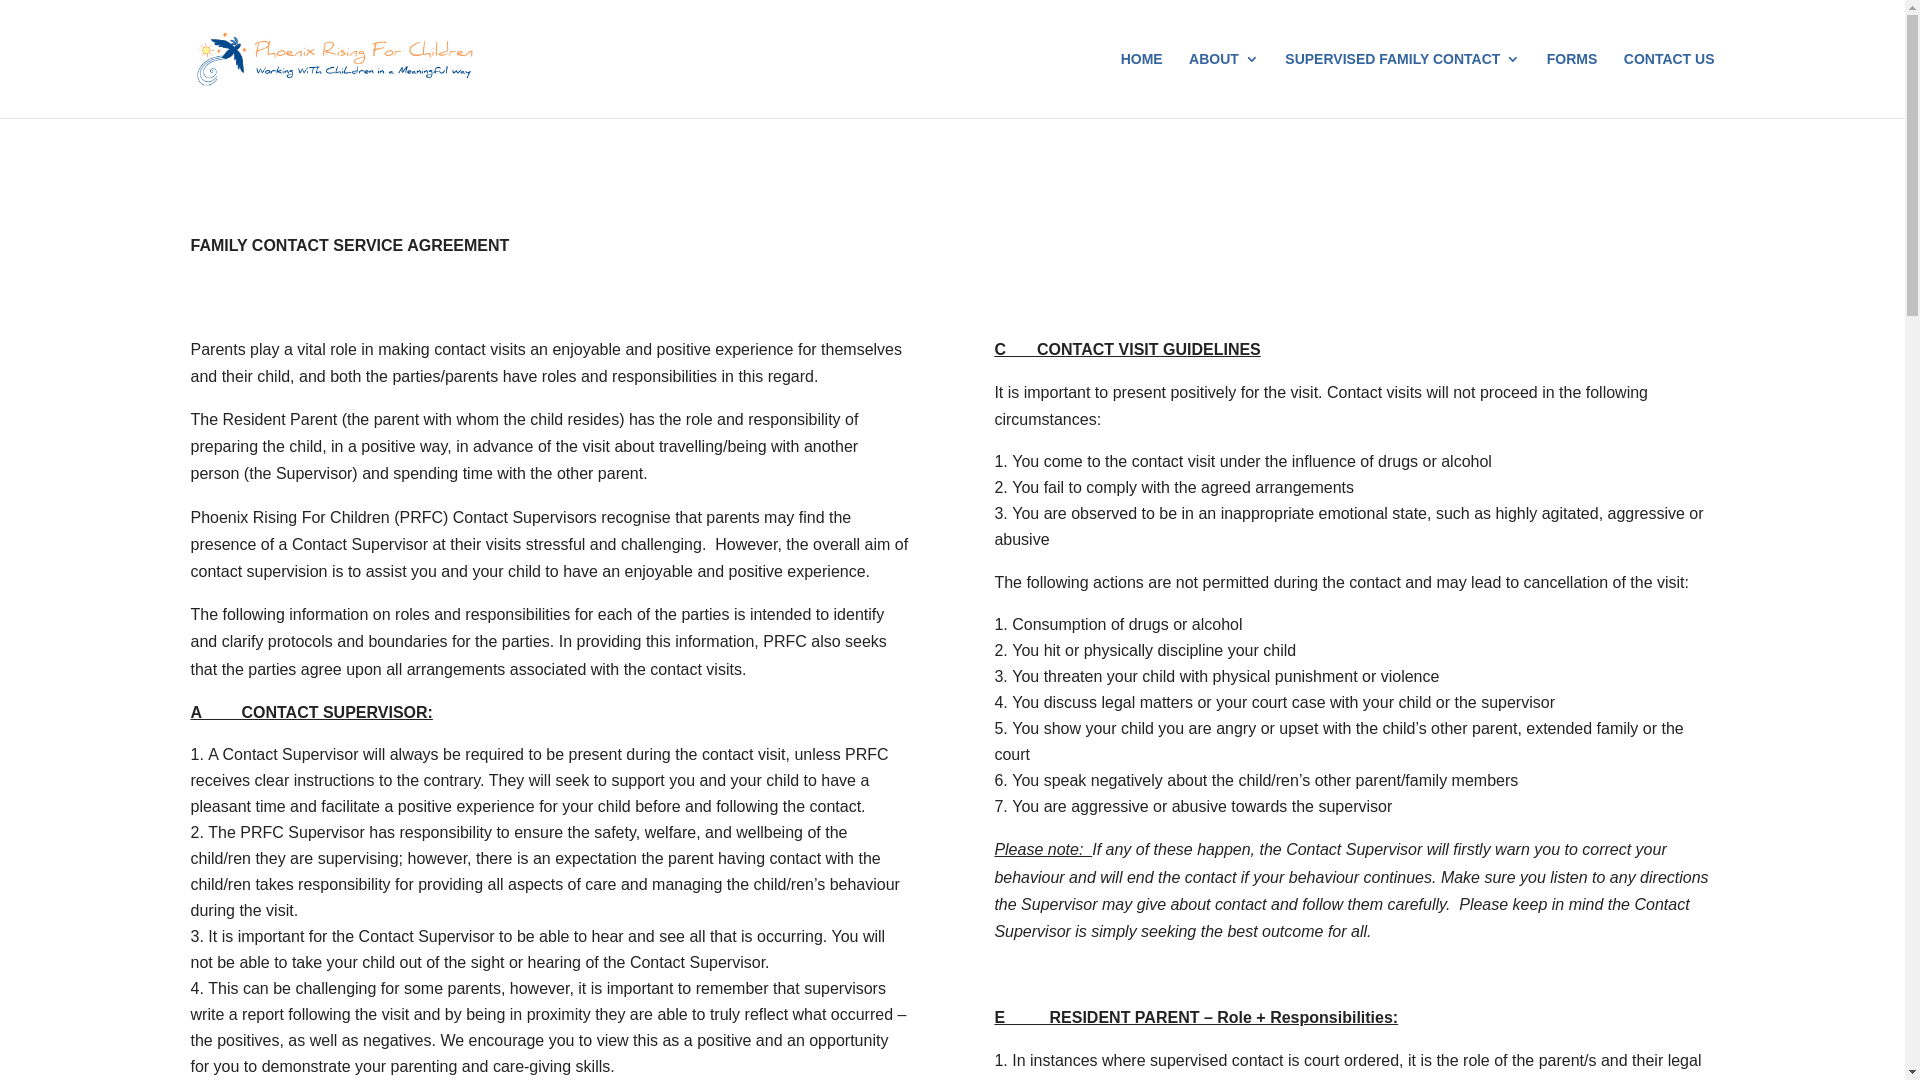  I want to click on 'HOME', so click(1142, 83).